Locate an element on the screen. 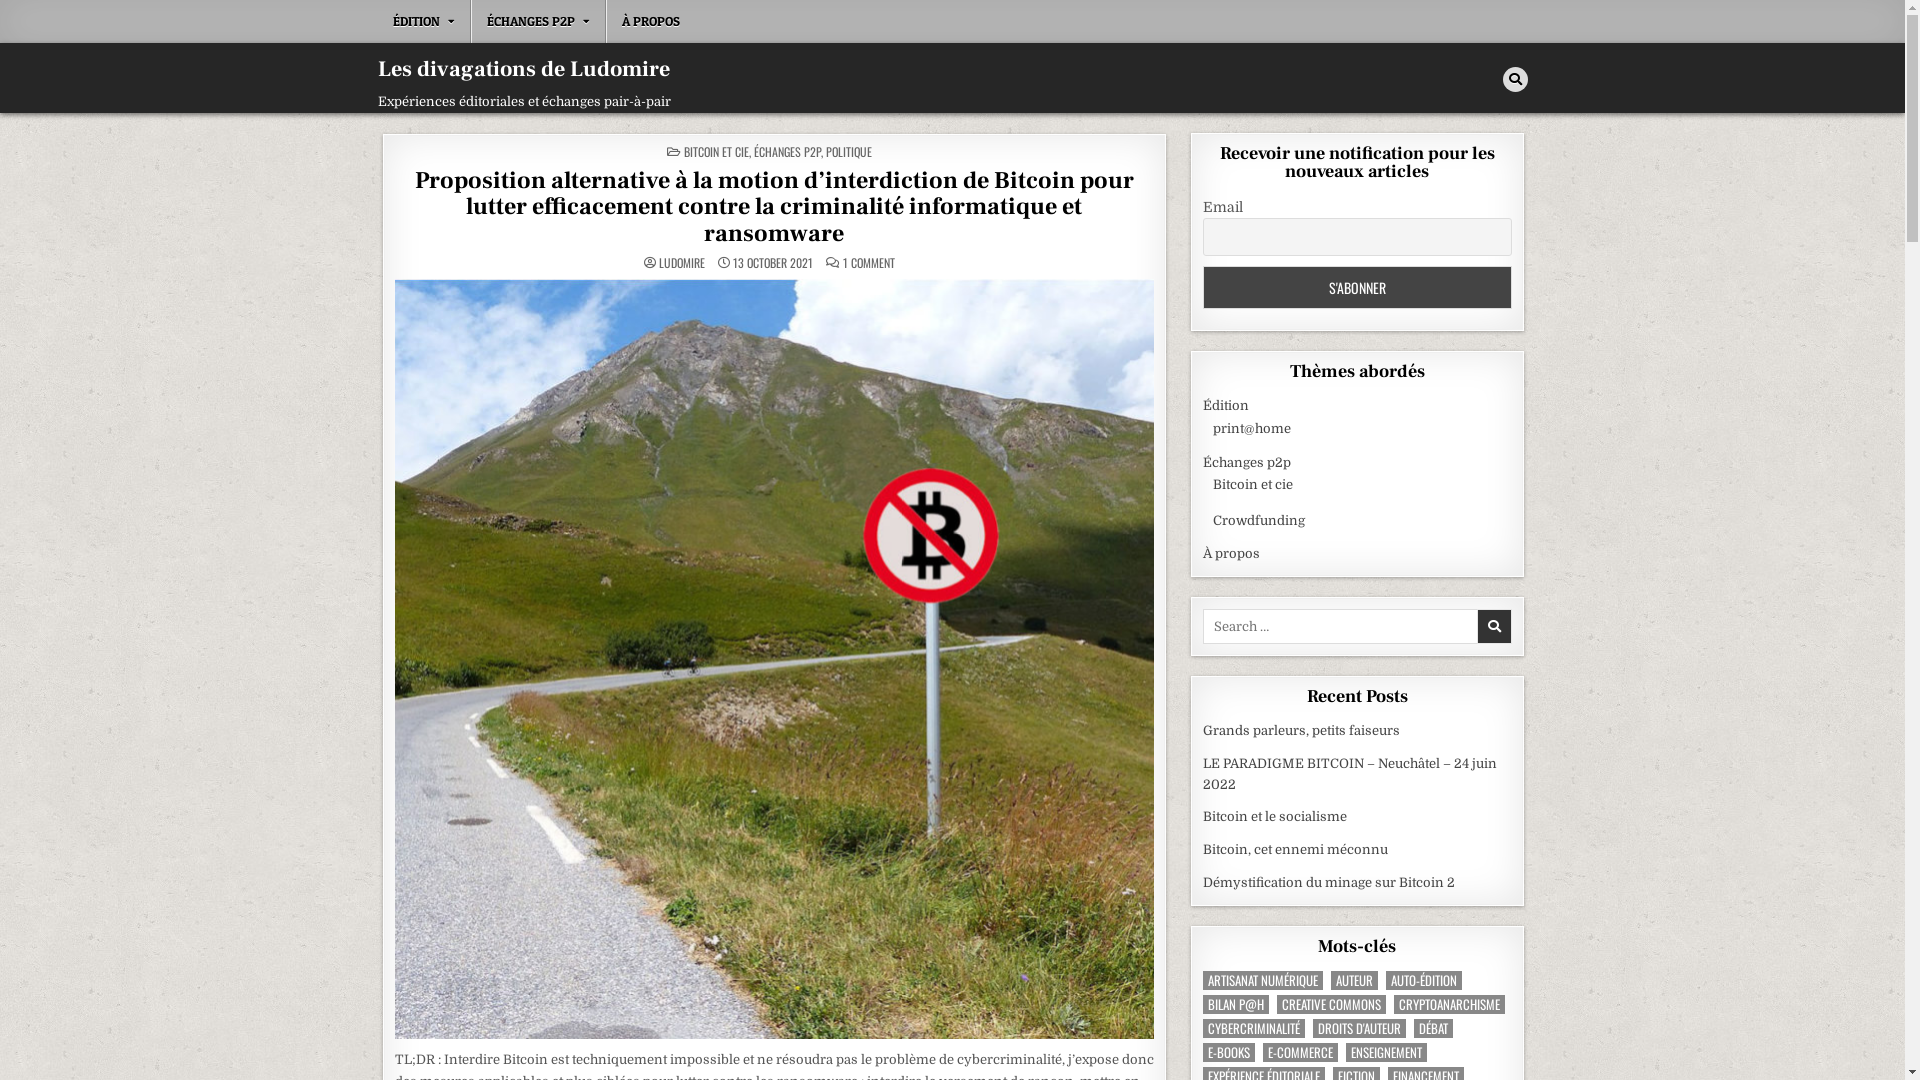 This screenshot has width=1920, height=1080. 'Bitcoin et le socialisme' is located at coordinates (1274, 816).